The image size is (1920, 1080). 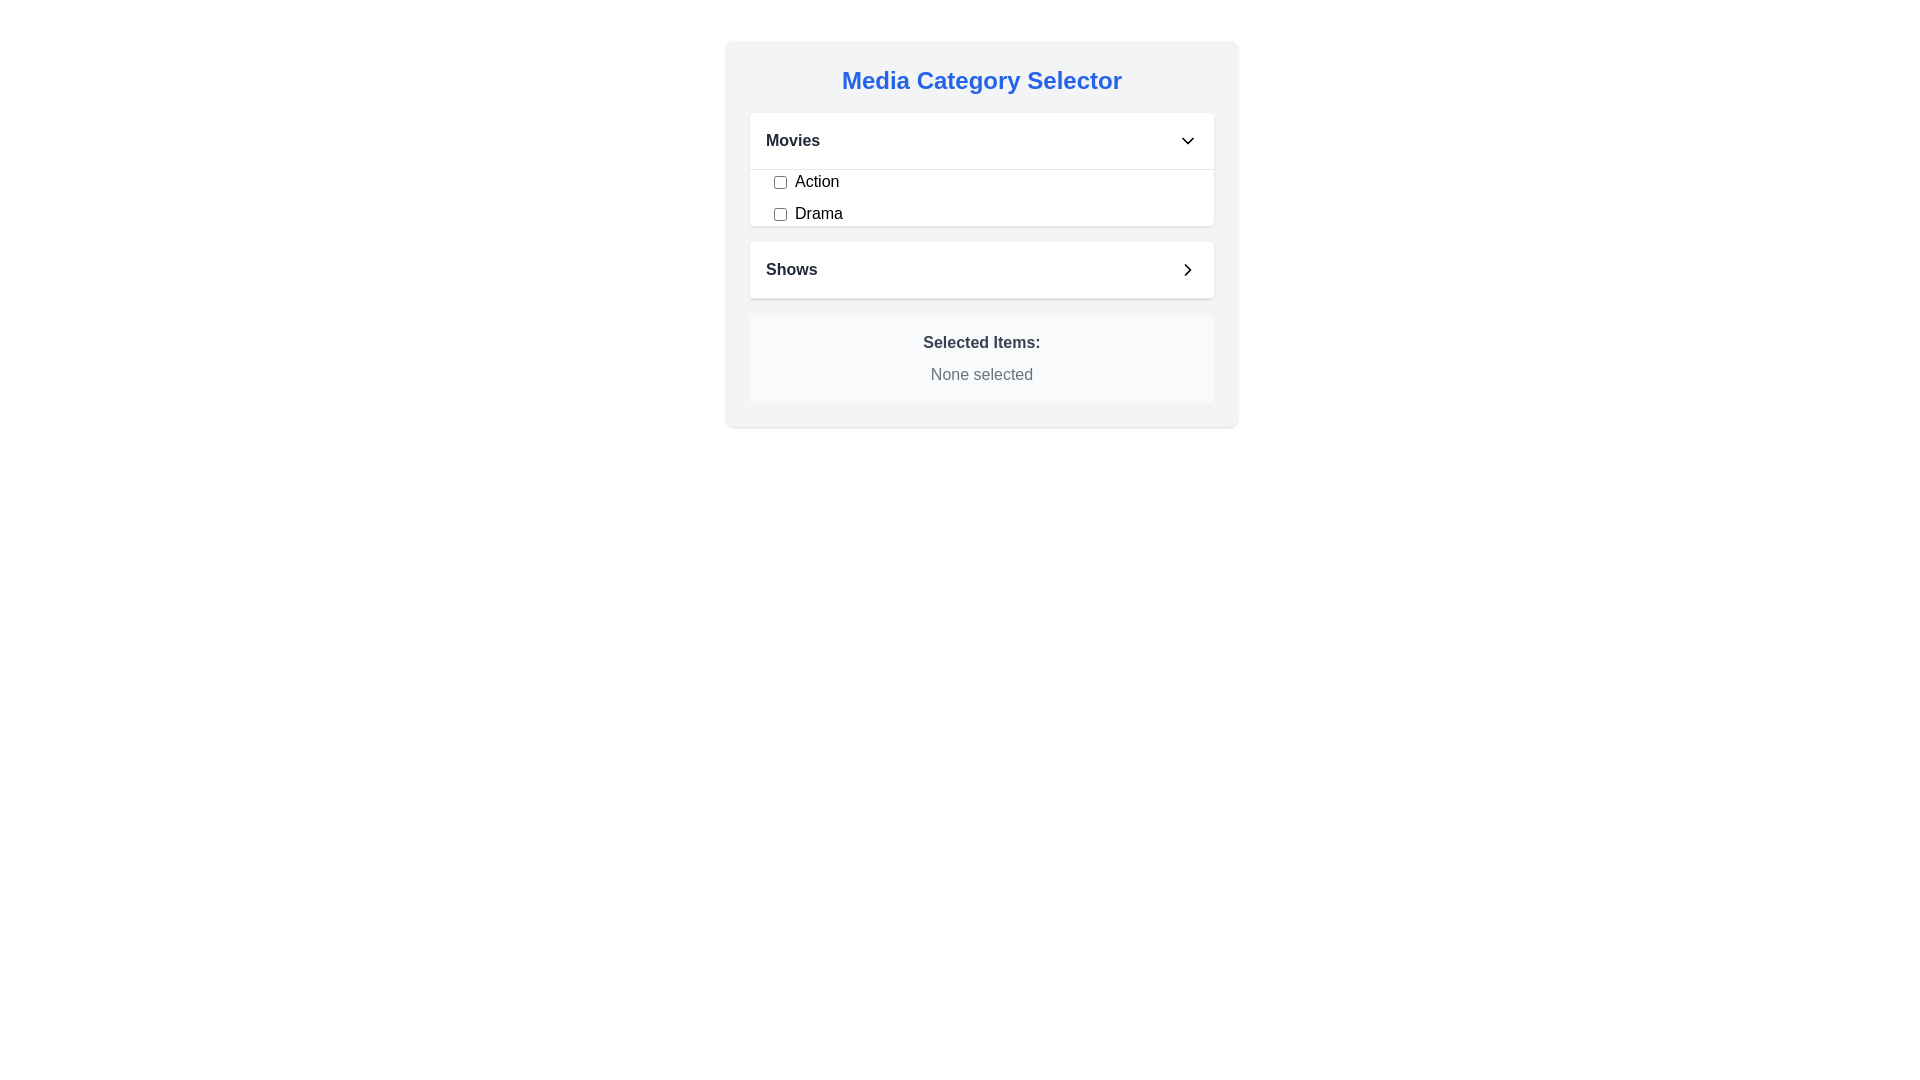 I want to click on the 'Drama' category checkbox in the 'Movies' section to trigger potential tooltip or focus effects, so click(x=993, y=213).